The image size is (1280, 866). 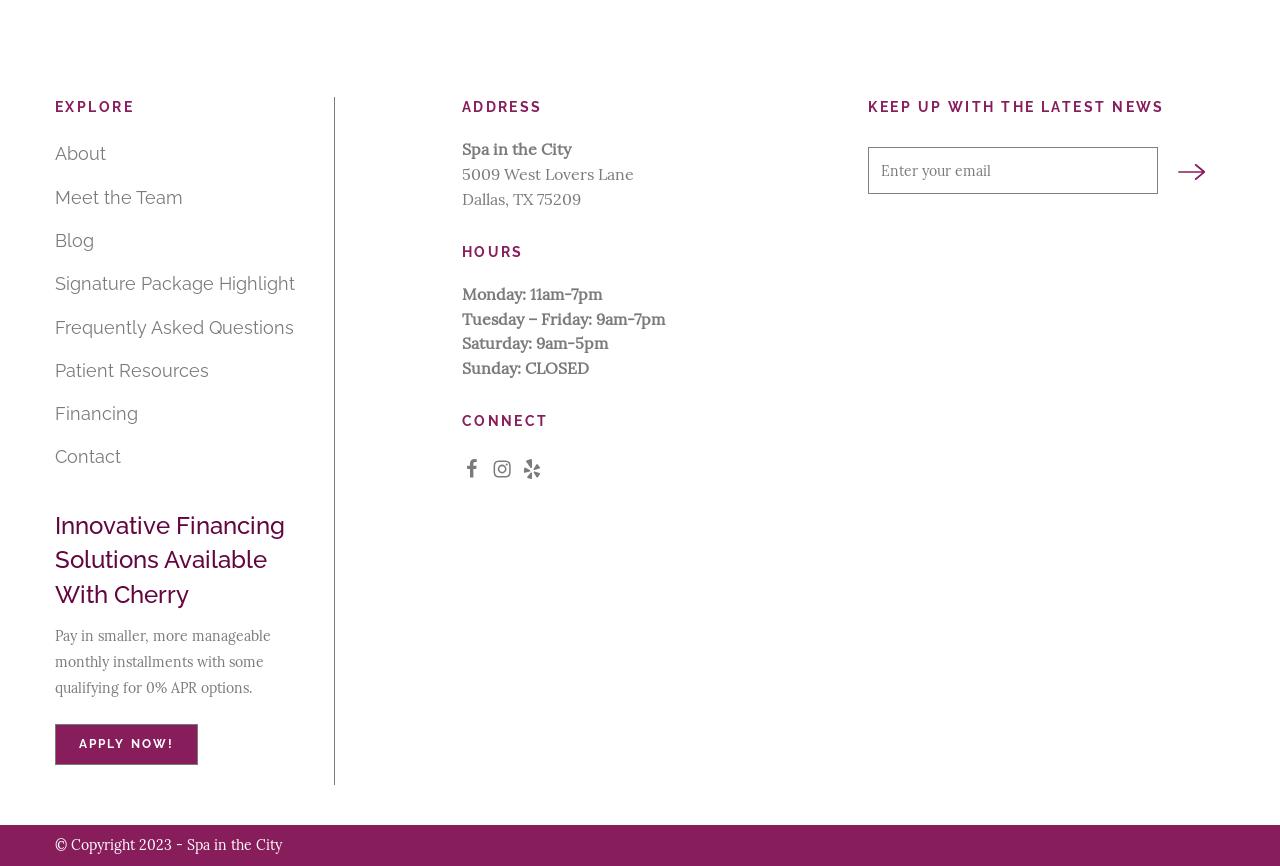 I want to click on 'Contact', so click(x=87, y=456).